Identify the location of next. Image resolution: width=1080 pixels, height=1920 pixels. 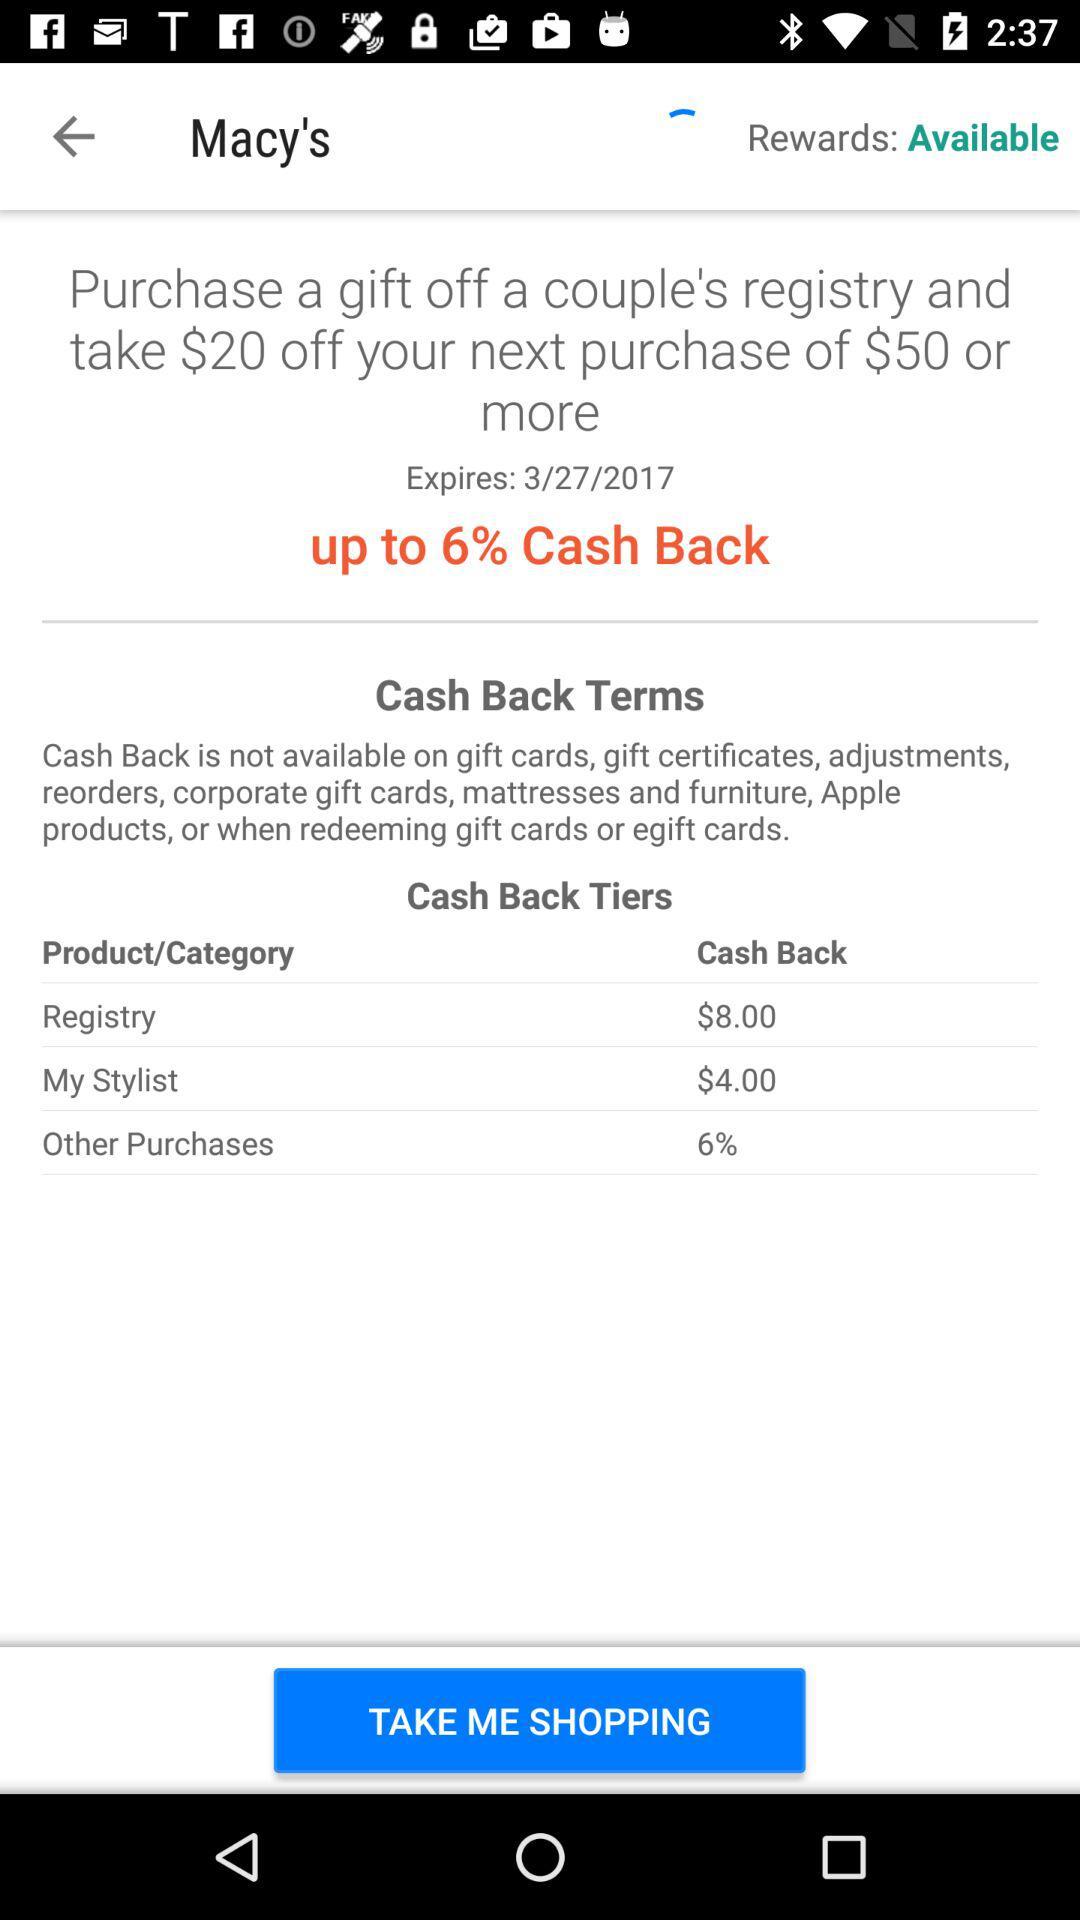
(540, 1002).